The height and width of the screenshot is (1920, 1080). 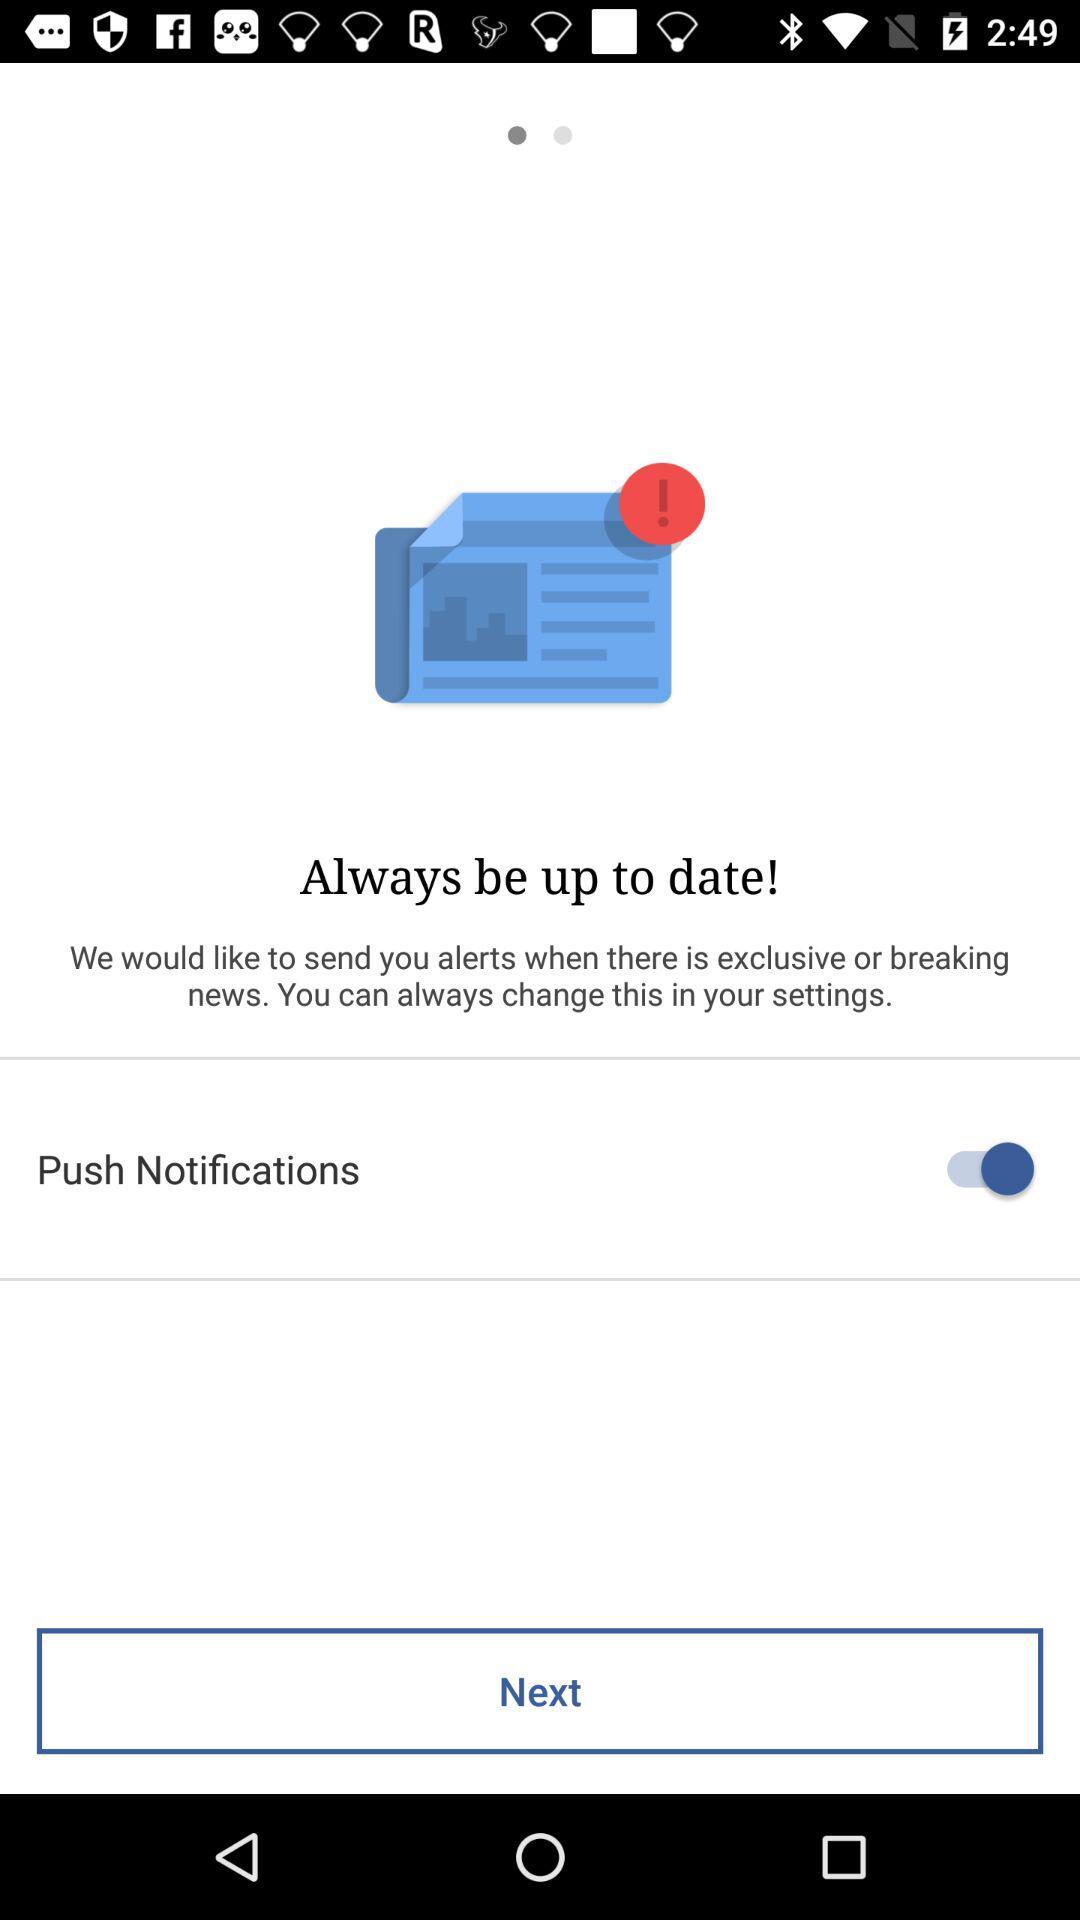 I want to click on push notifications, so click(x=540, y=1168).